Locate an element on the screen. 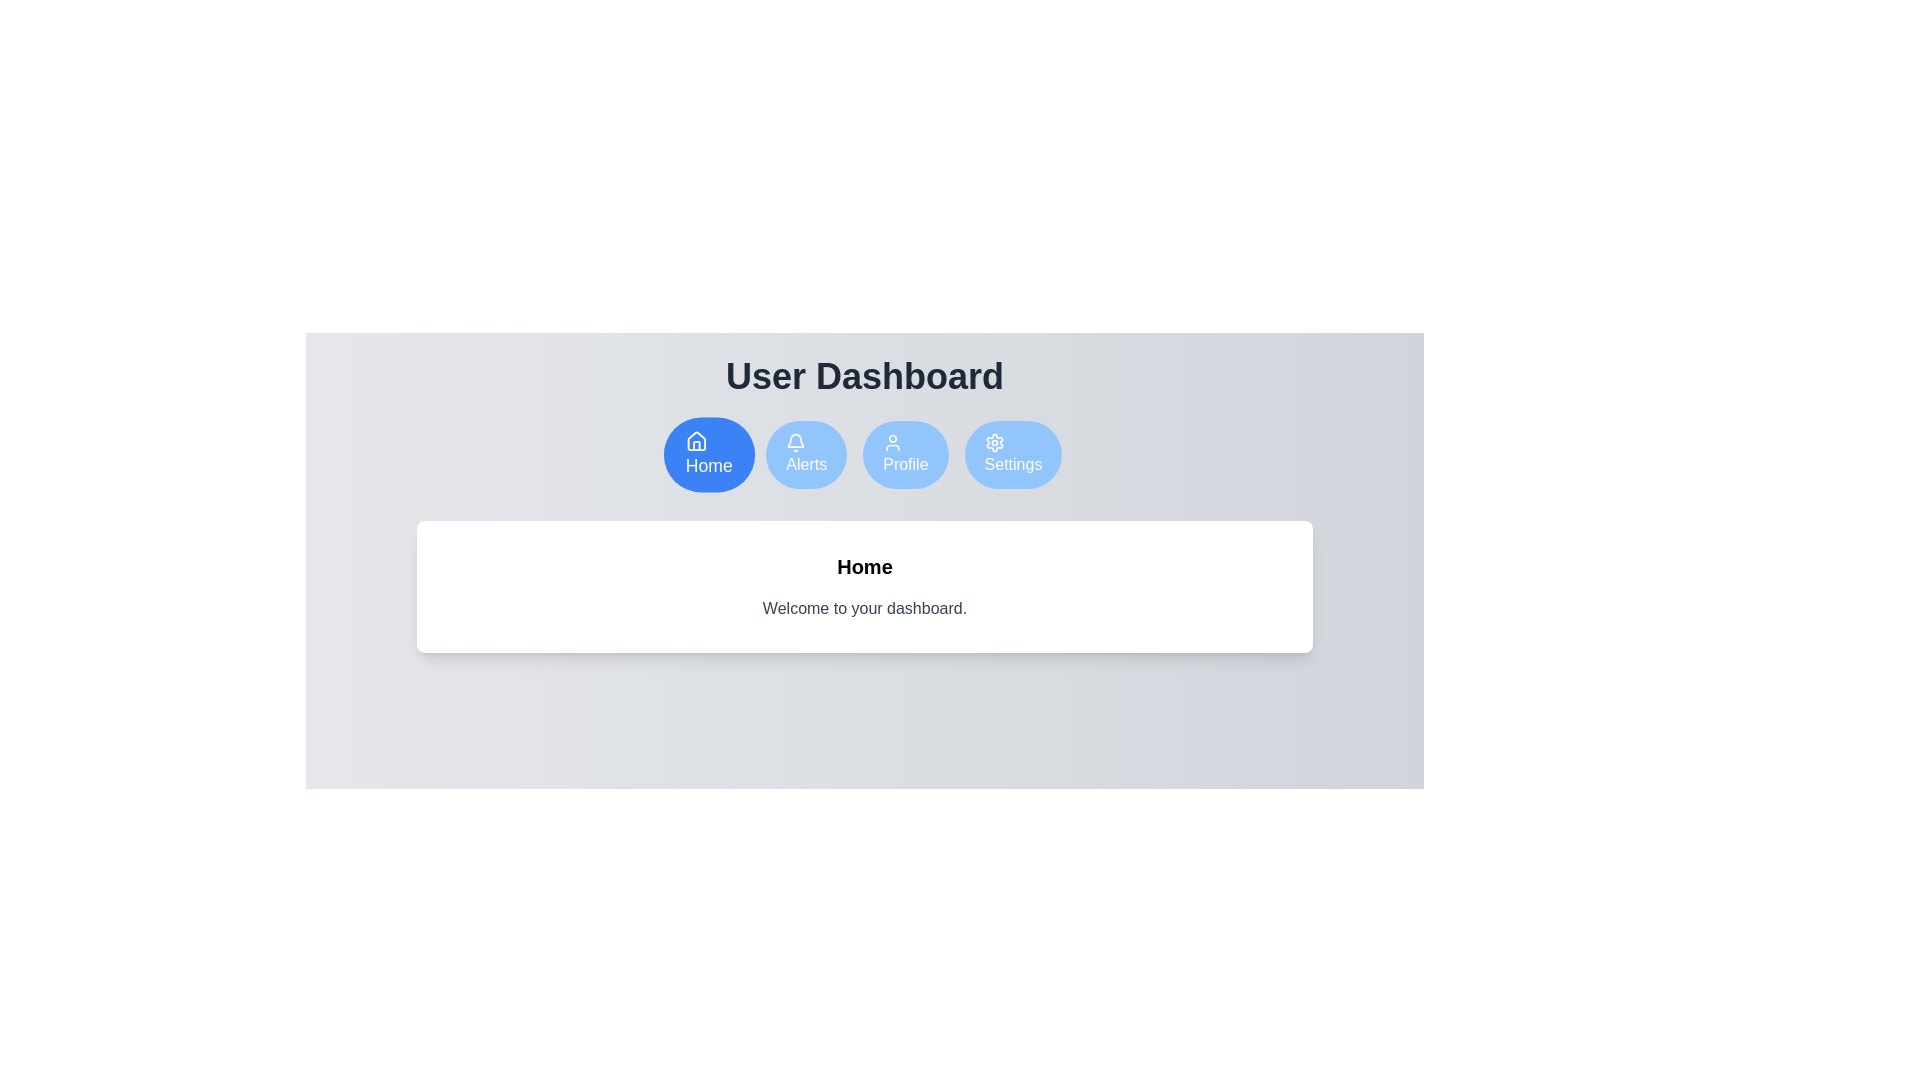  the Alerts tab by clicking on the respective button is located at coordinates (806, 455).